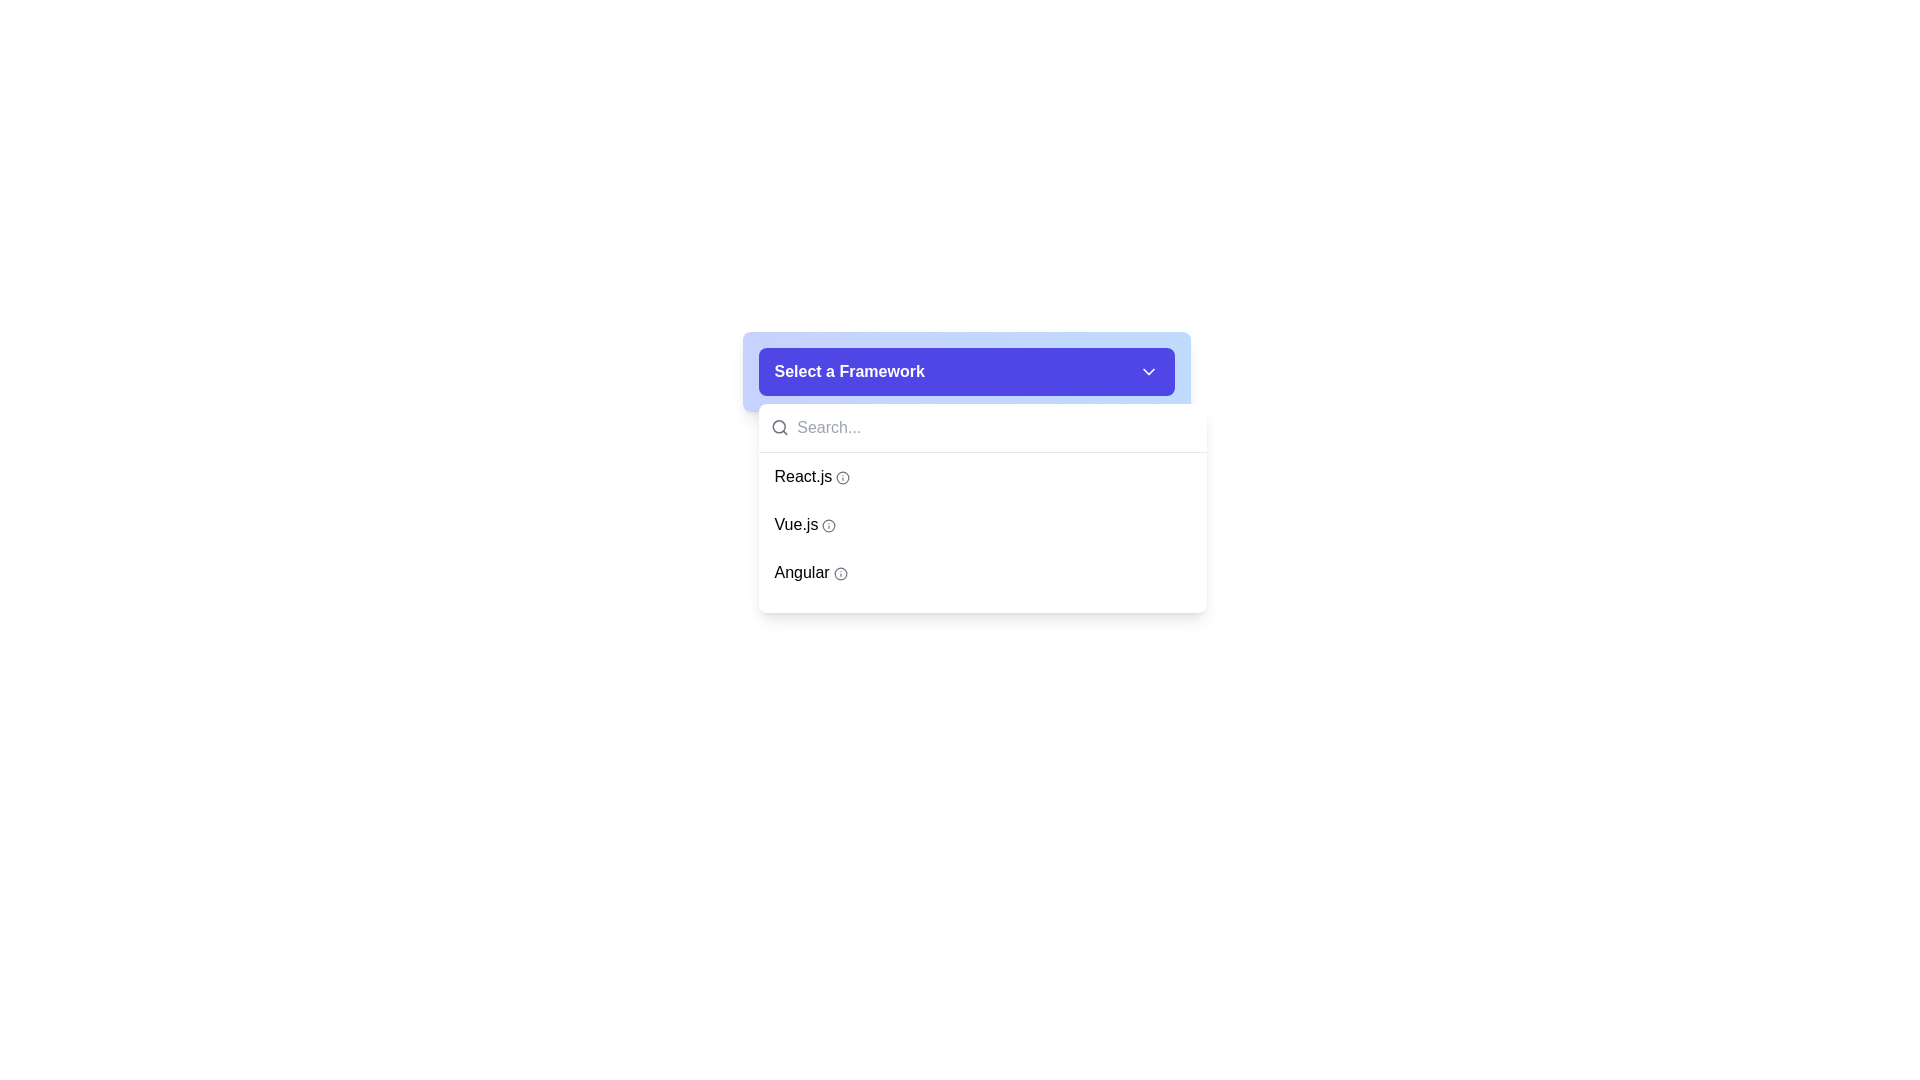 The height and width of the screenshot is (1080, 1920). What do you see at coordinates (829, 524) in the screenshot?
I see `the circular graphical element representing the 'Vue.js' icon in the dropdown list` at bounding box center [829, 524].